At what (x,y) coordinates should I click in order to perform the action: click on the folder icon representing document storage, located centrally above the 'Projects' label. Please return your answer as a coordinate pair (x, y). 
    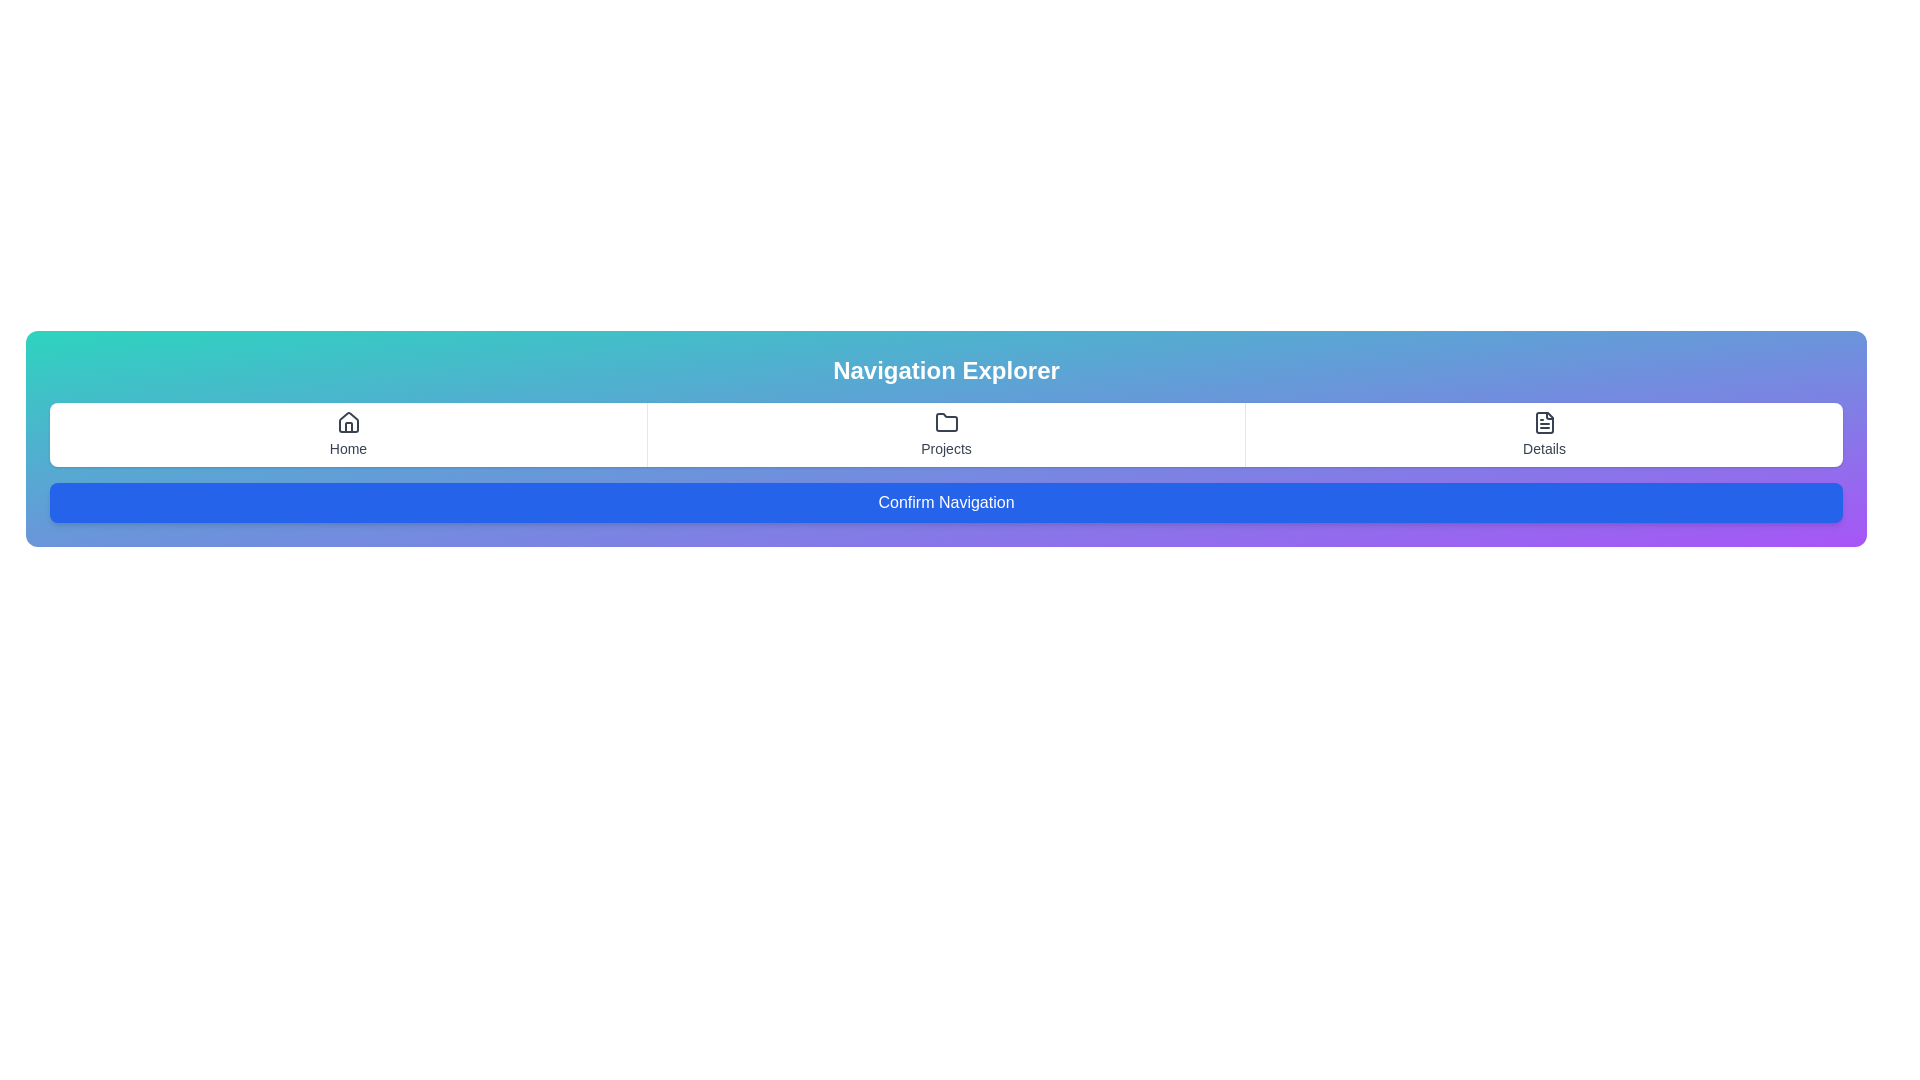
    Looking at the image, I should click on (945, 422).